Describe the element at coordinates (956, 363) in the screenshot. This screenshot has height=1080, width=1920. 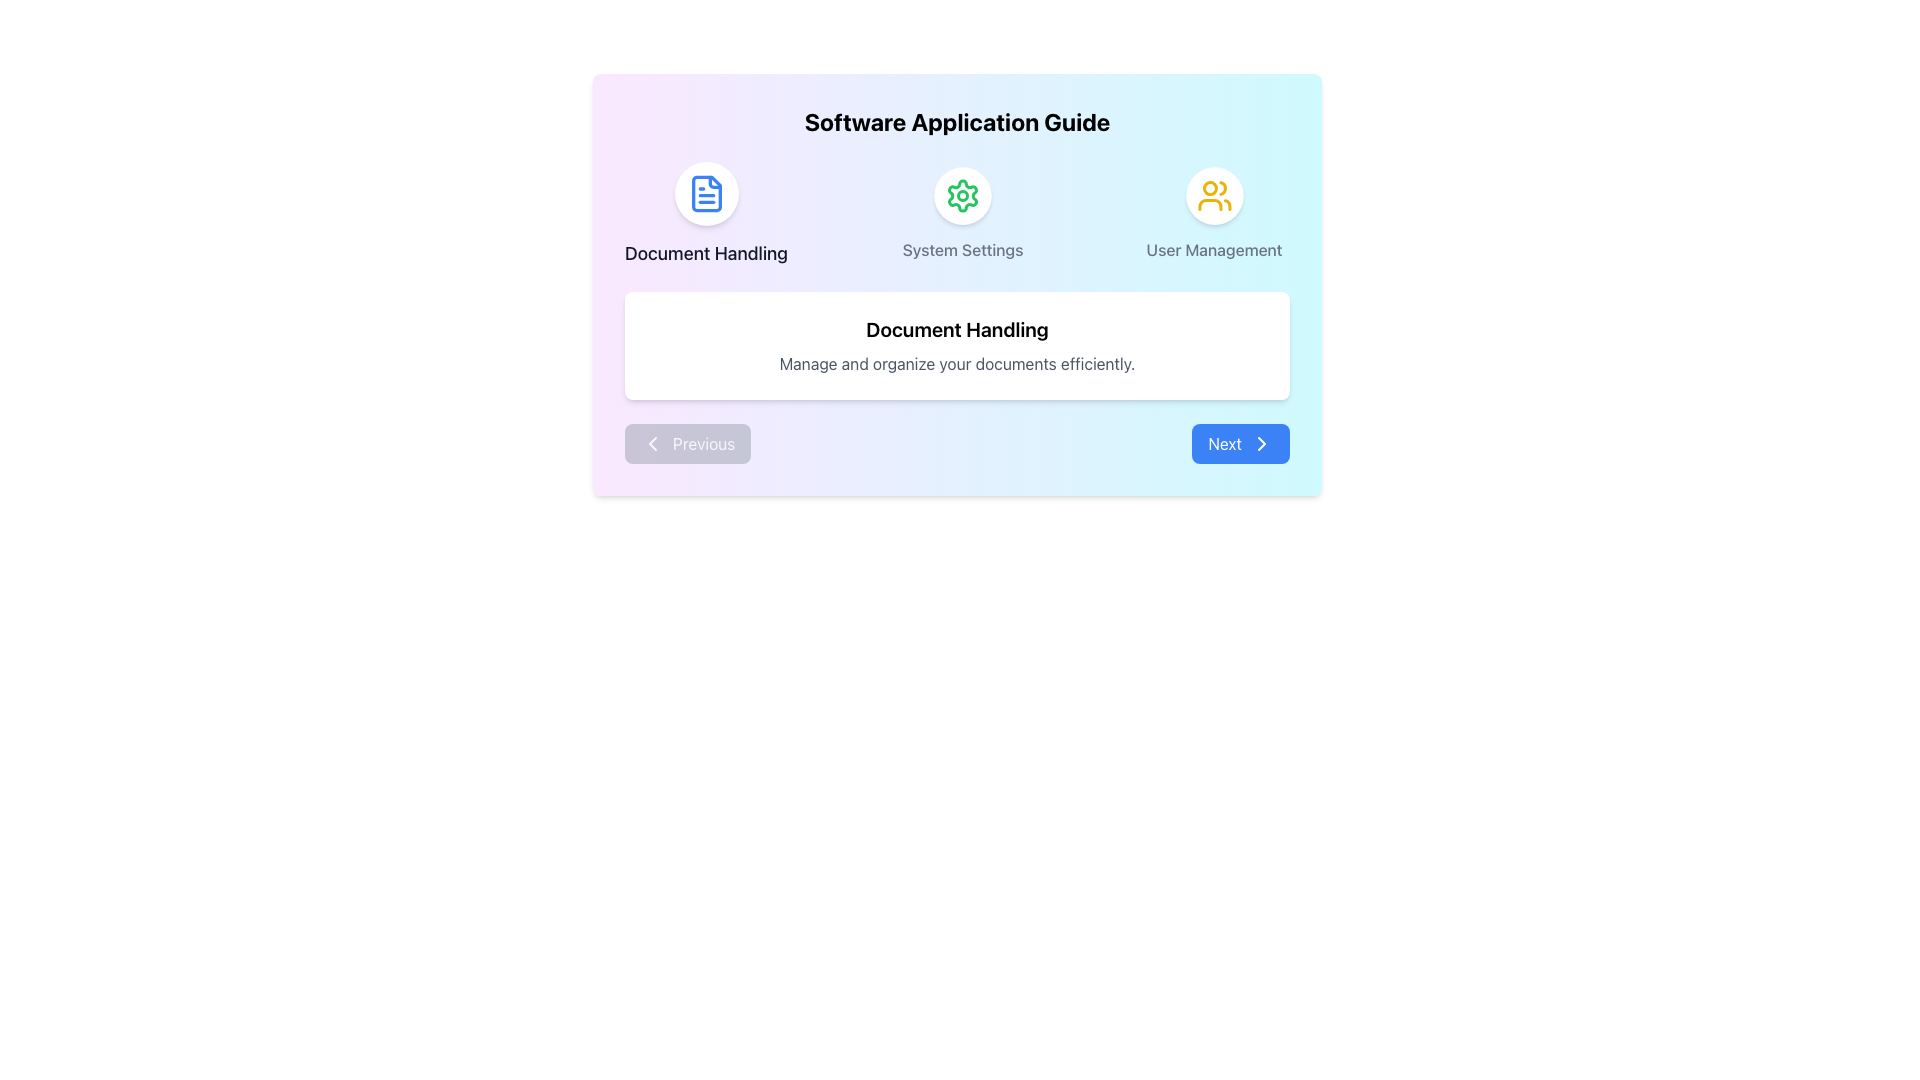
I see `text block that contains the message 'Manage and organize your documents efficiently.' located beneath the title 'Document Handling' within the white rectangular card` at that location.